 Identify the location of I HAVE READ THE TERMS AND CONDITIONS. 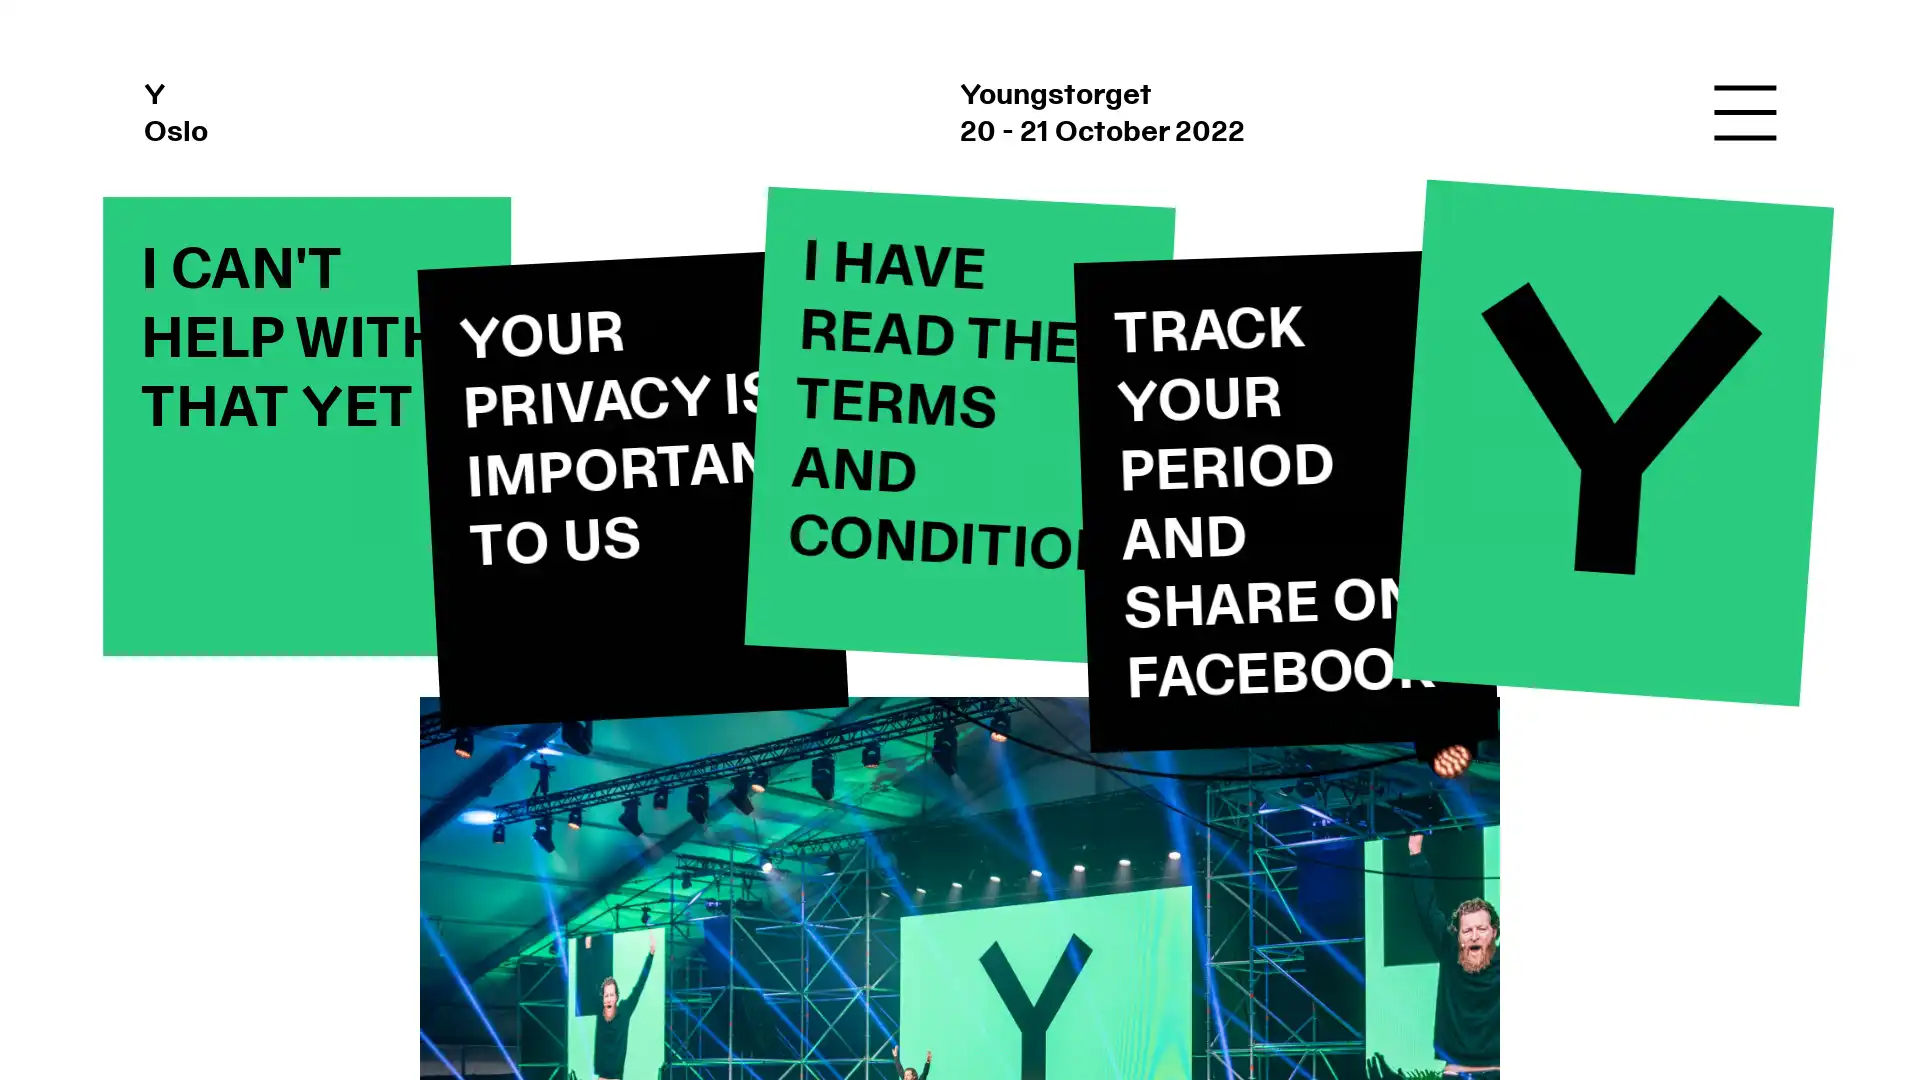
(958, 425).